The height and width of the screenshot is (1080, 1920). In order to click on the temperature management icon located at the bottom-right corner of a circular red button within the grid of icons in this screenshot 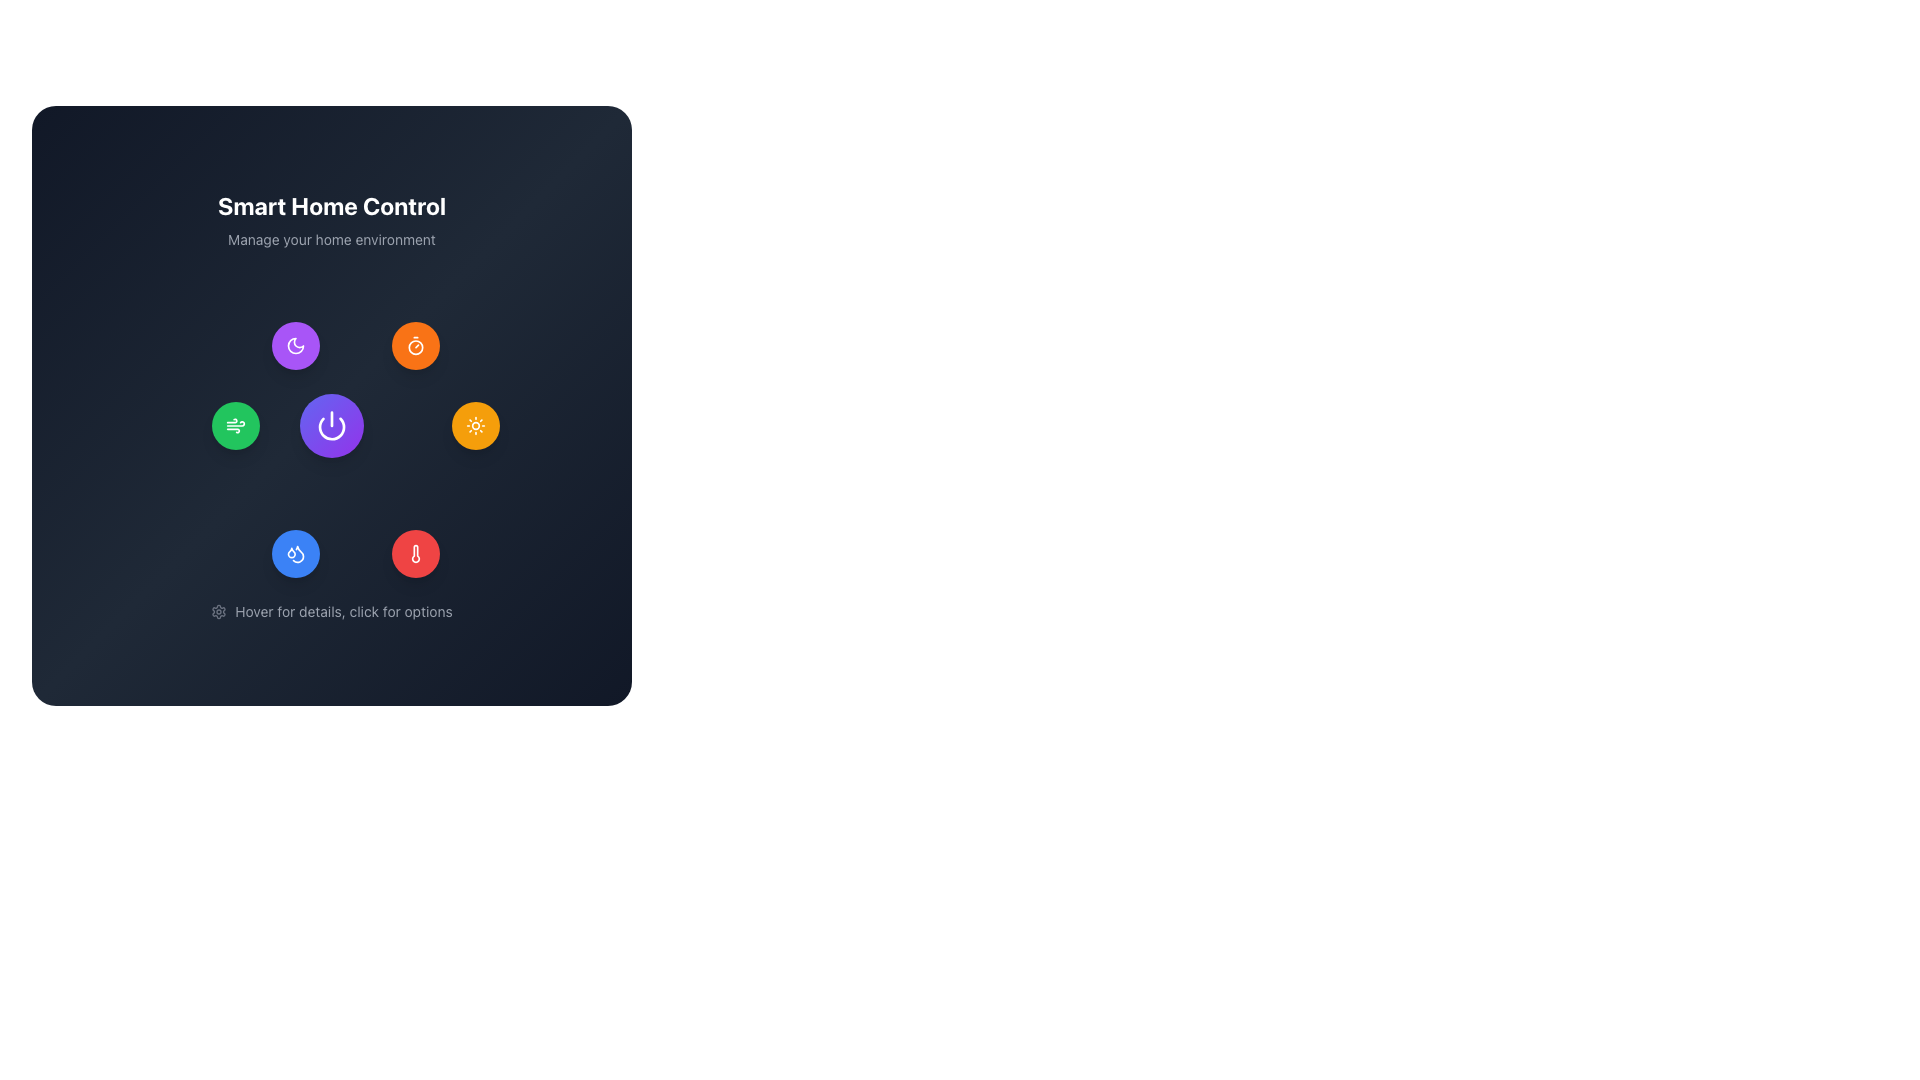, I will do `click(415, 554)`.